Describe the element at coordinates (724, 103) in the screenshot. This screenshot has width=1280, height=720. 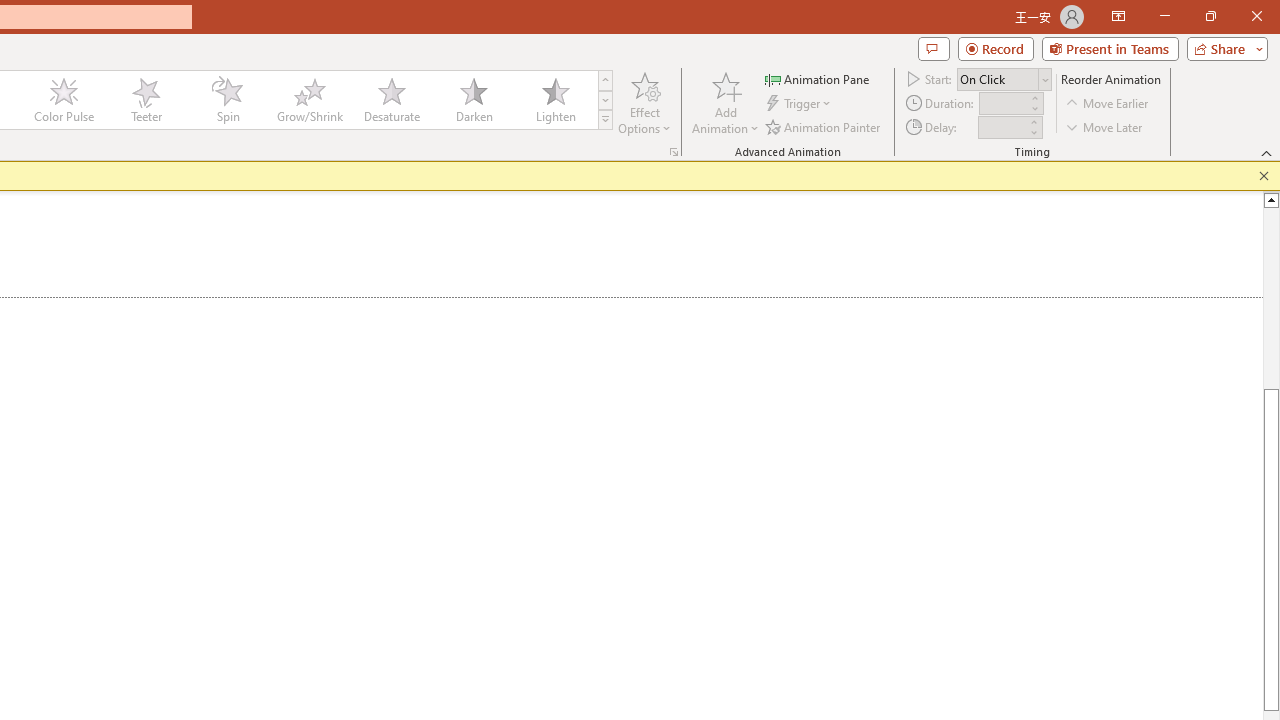
I see `'Add Animation'` at that location.